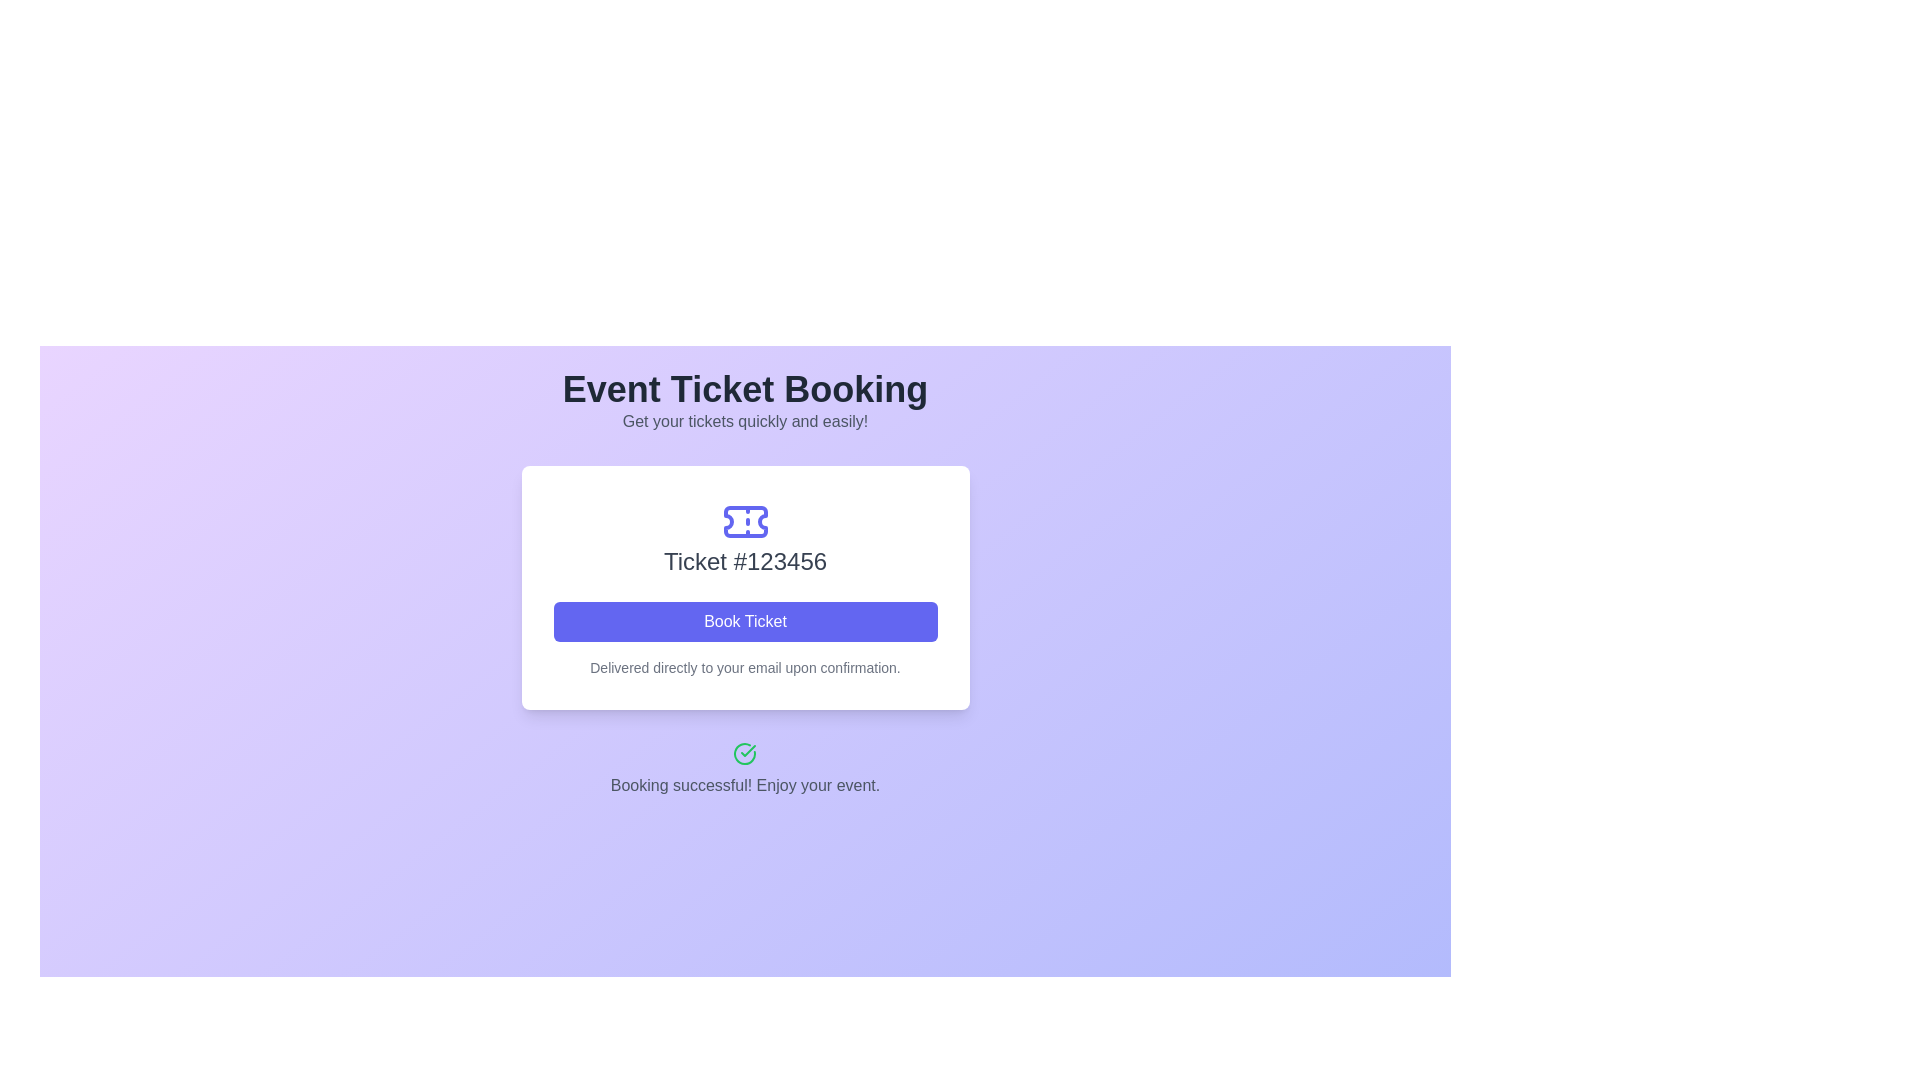 The width and height of the screenshot is (1920, 1080). I want to click on the static text displaying the ticket number, which is positioned below a ticket icon and above the 'Book Ticket' button, so click(744, 562).